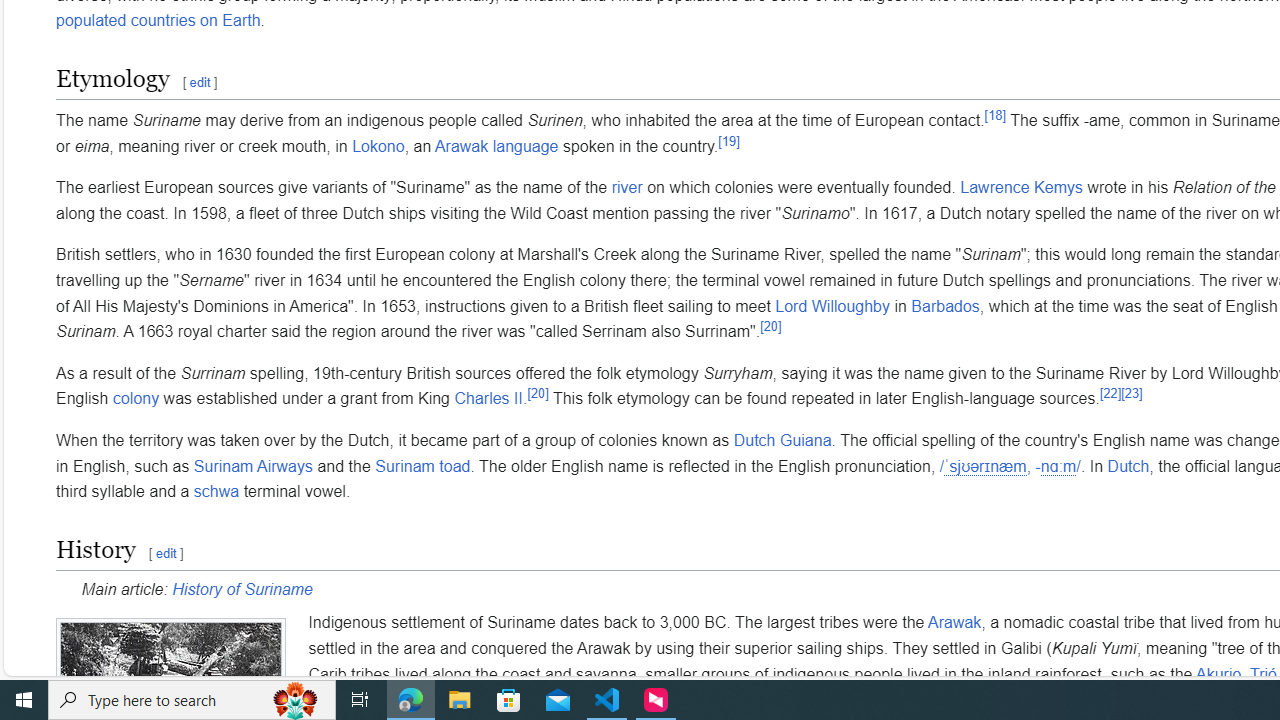 Image resolution: width=1280 pixels, height=720 pixels. Describe the element at coordinates (953, 622) in the screenshot. I see `'Arawak'` at that location.